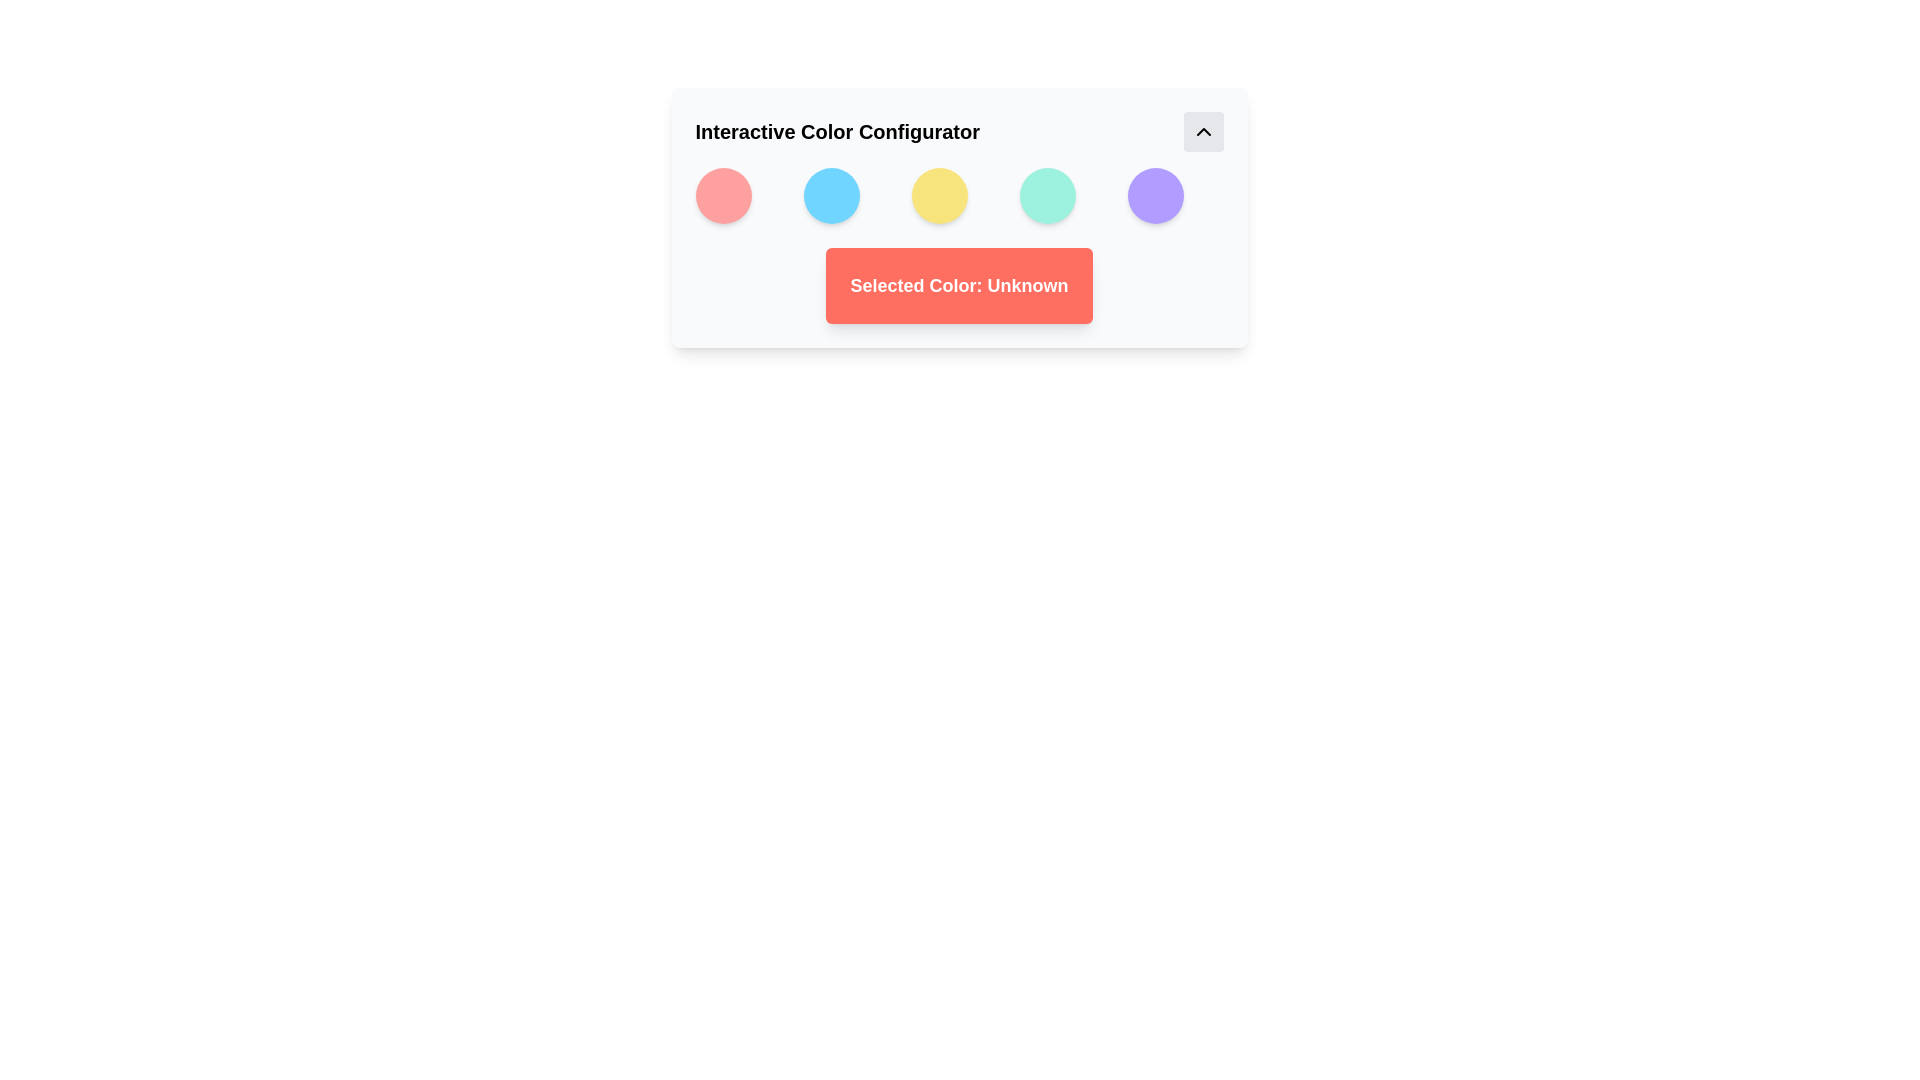 This screenshot has width=1920, height=1080. I want to click on the first light pink color selection button in the horizontal grid, so click(722, 196).